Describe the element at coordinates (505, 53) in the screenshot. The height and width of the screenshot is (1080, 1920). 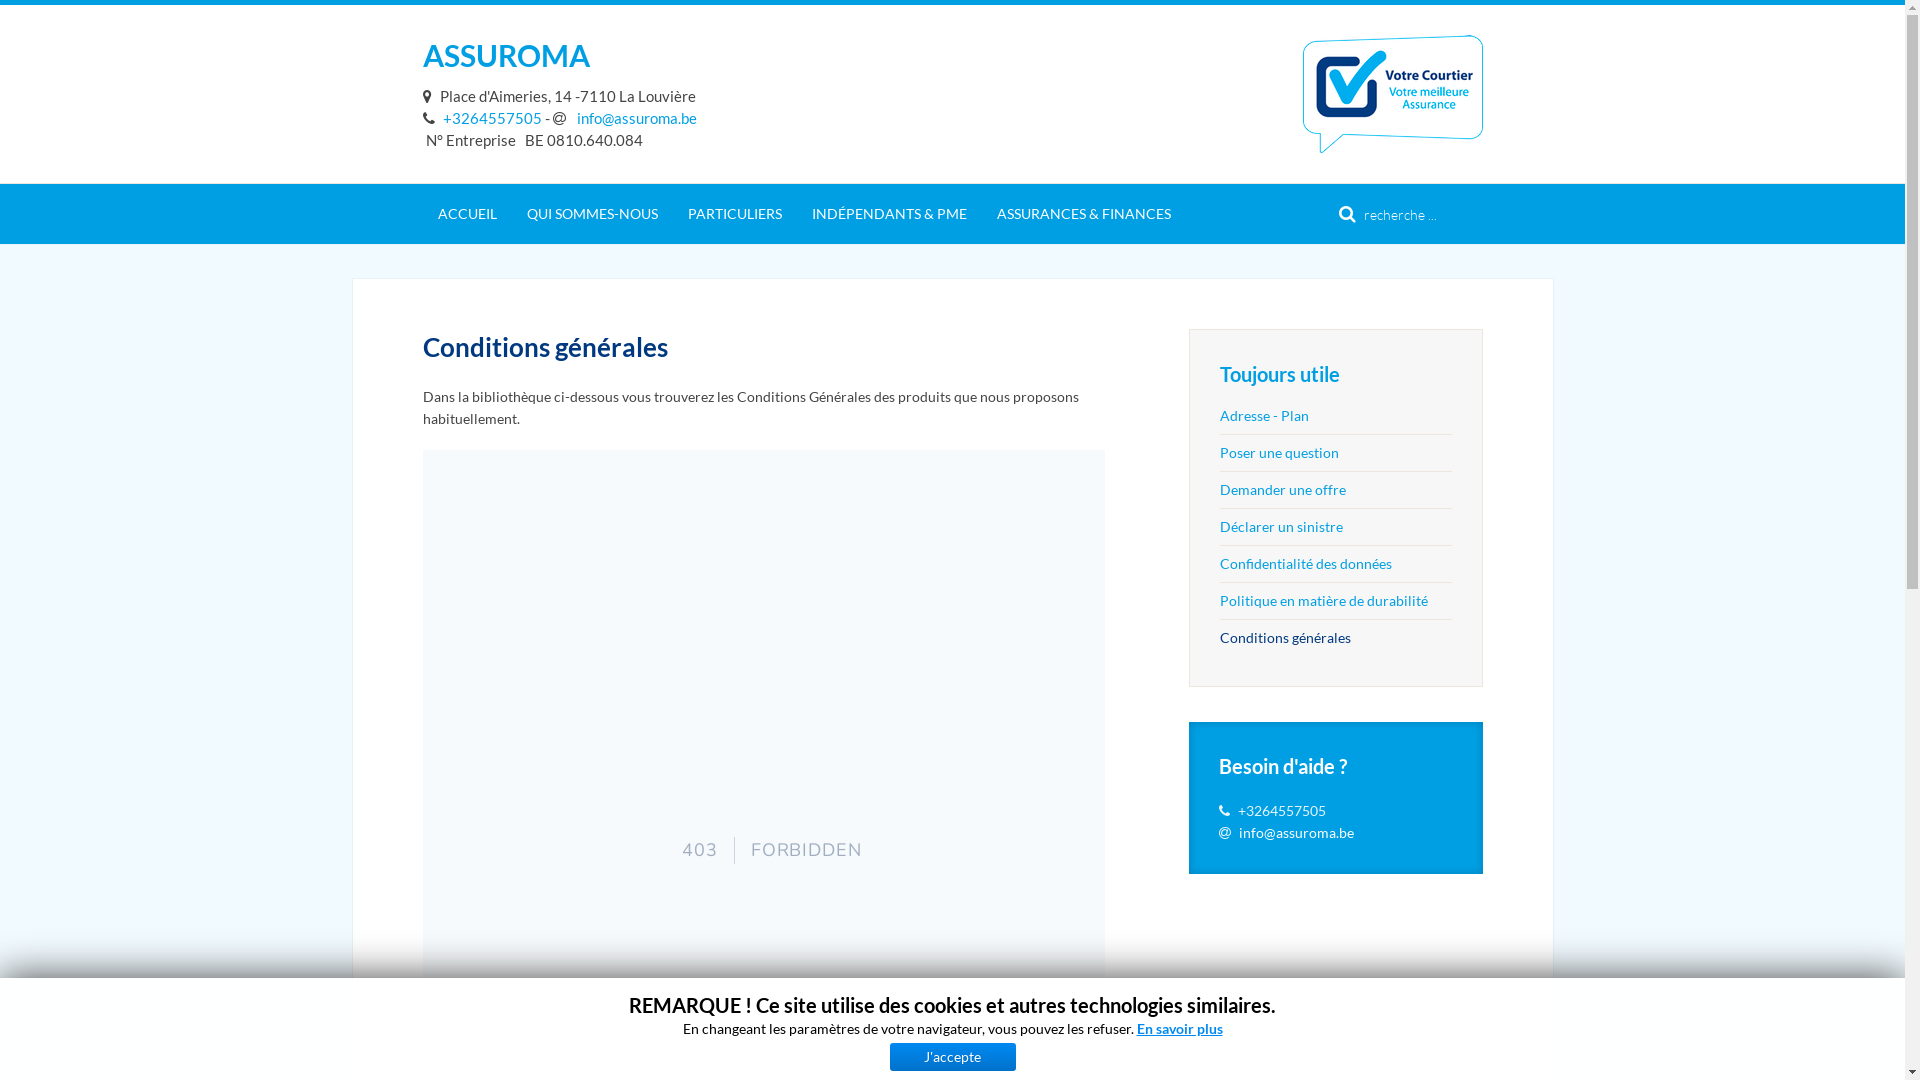
I see `'ASSUROMA'` at that location.